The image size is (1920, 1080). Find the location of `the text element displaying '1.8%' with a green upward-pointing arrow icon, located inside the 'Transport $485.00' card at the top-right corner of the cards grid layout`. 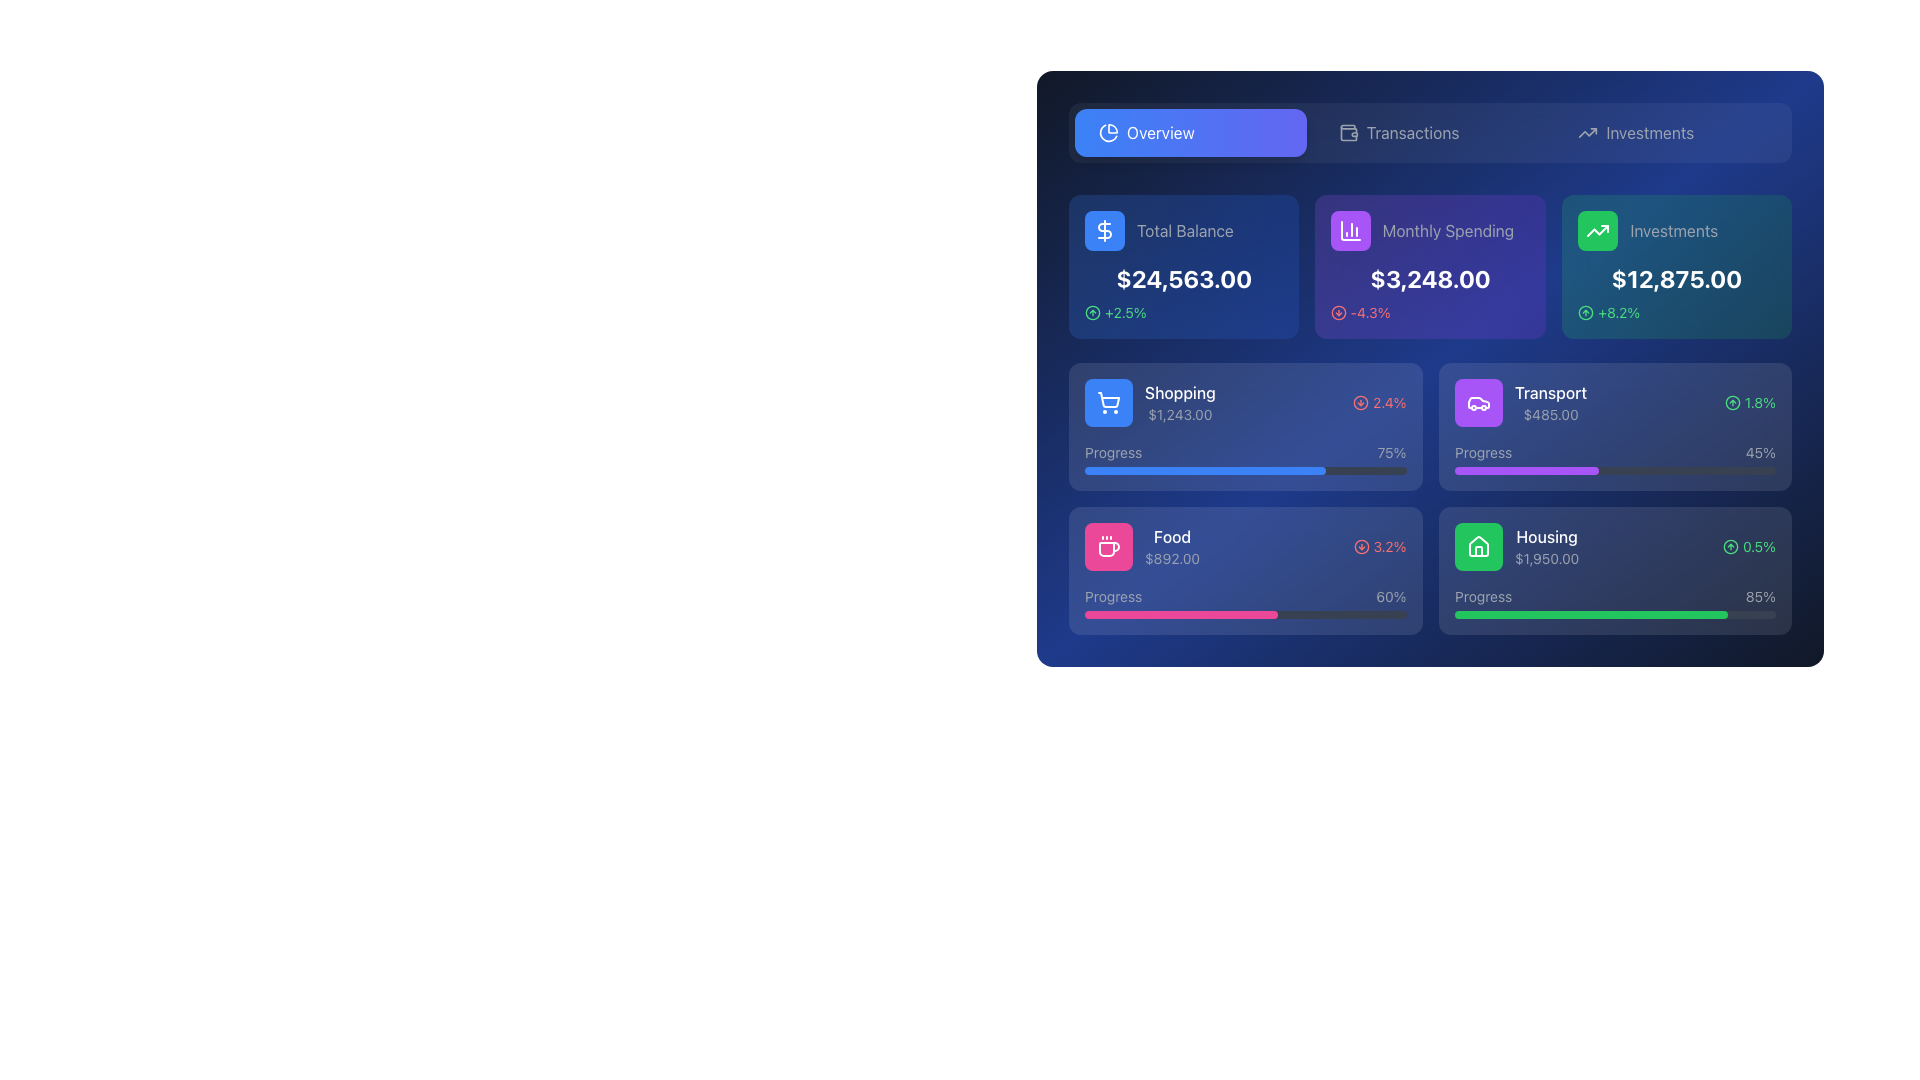

the text element displaying '1.8%' with a green upward-pointing arrow icon, located inside the 'Transport $485.00' card at the top-right corner of the cards grid layout is located at coordinates (1749, 402).